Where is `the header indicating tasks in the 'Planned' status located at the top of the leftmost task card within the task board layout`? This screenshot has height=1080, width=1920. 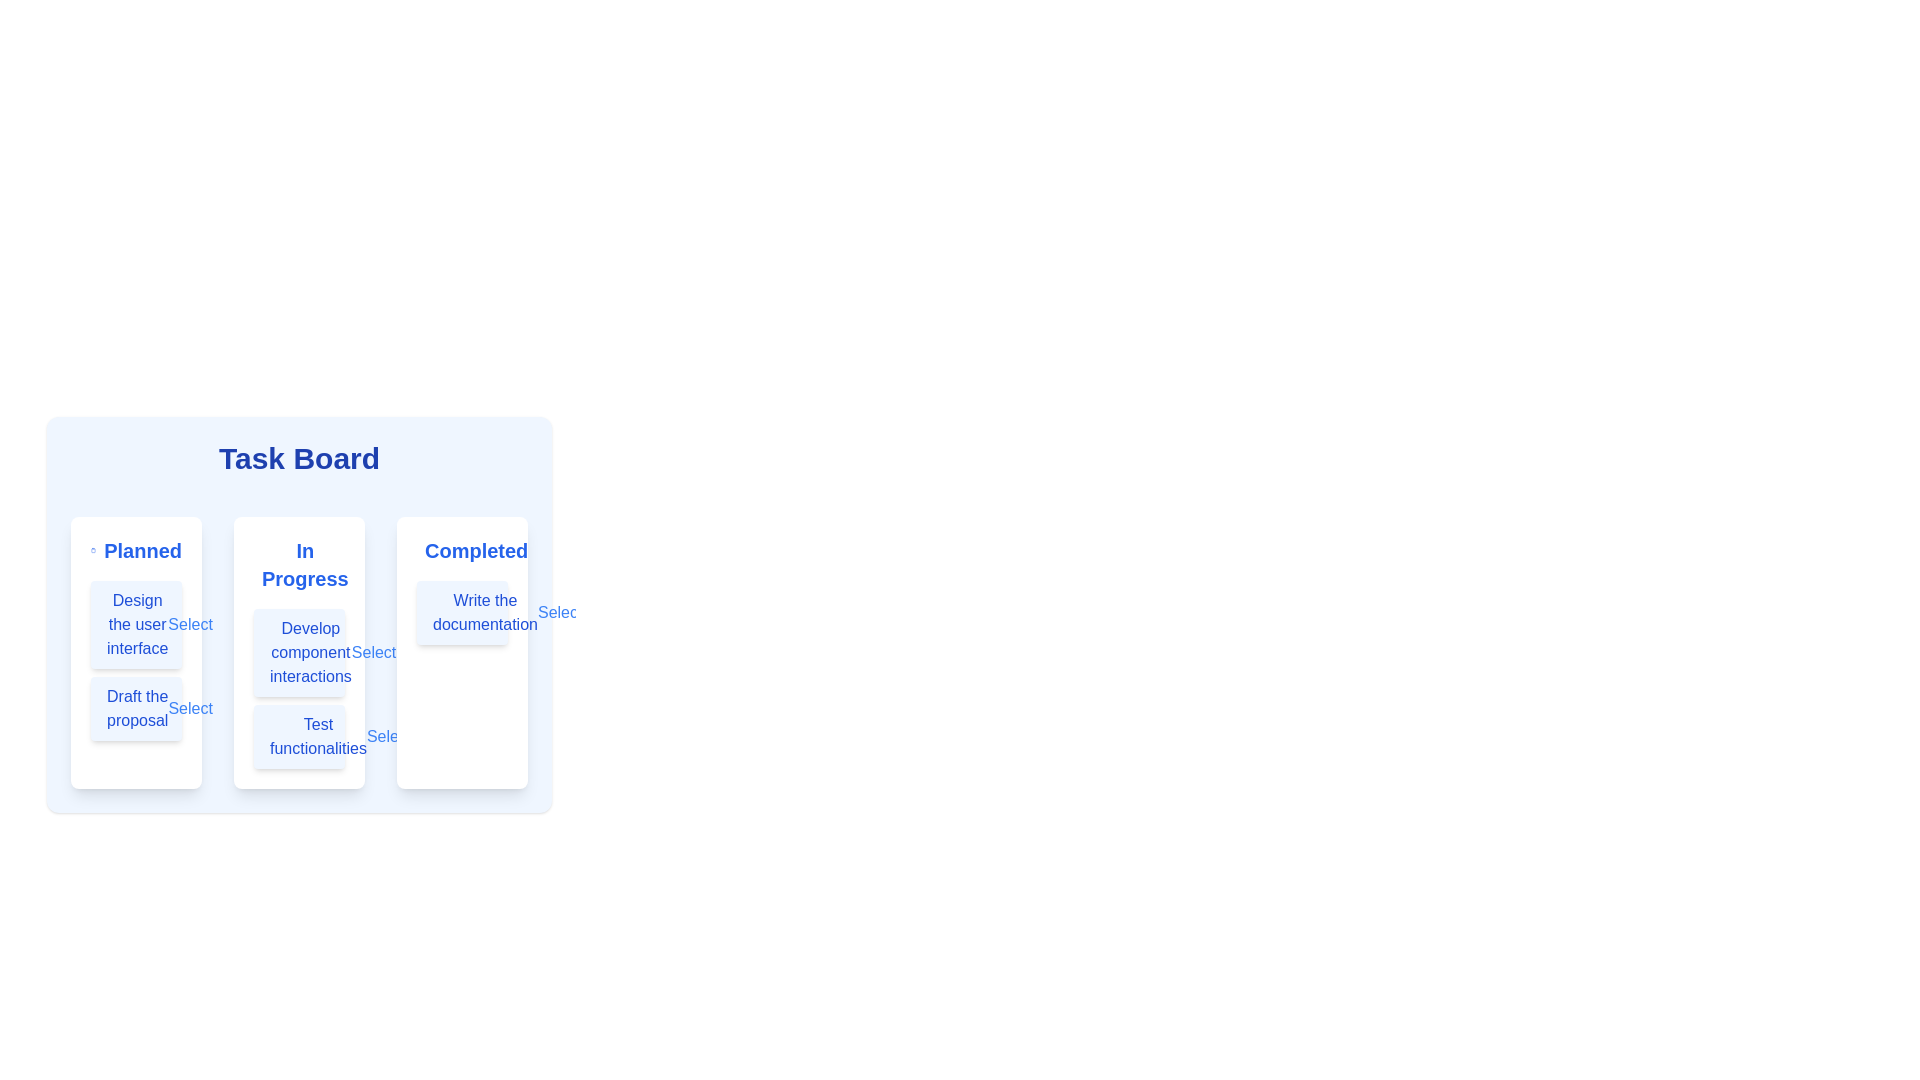
the header indicating tasks in the 'Planned' status located at the top of the leftmost task card within the task board layout is located at coordinates (135, 551).